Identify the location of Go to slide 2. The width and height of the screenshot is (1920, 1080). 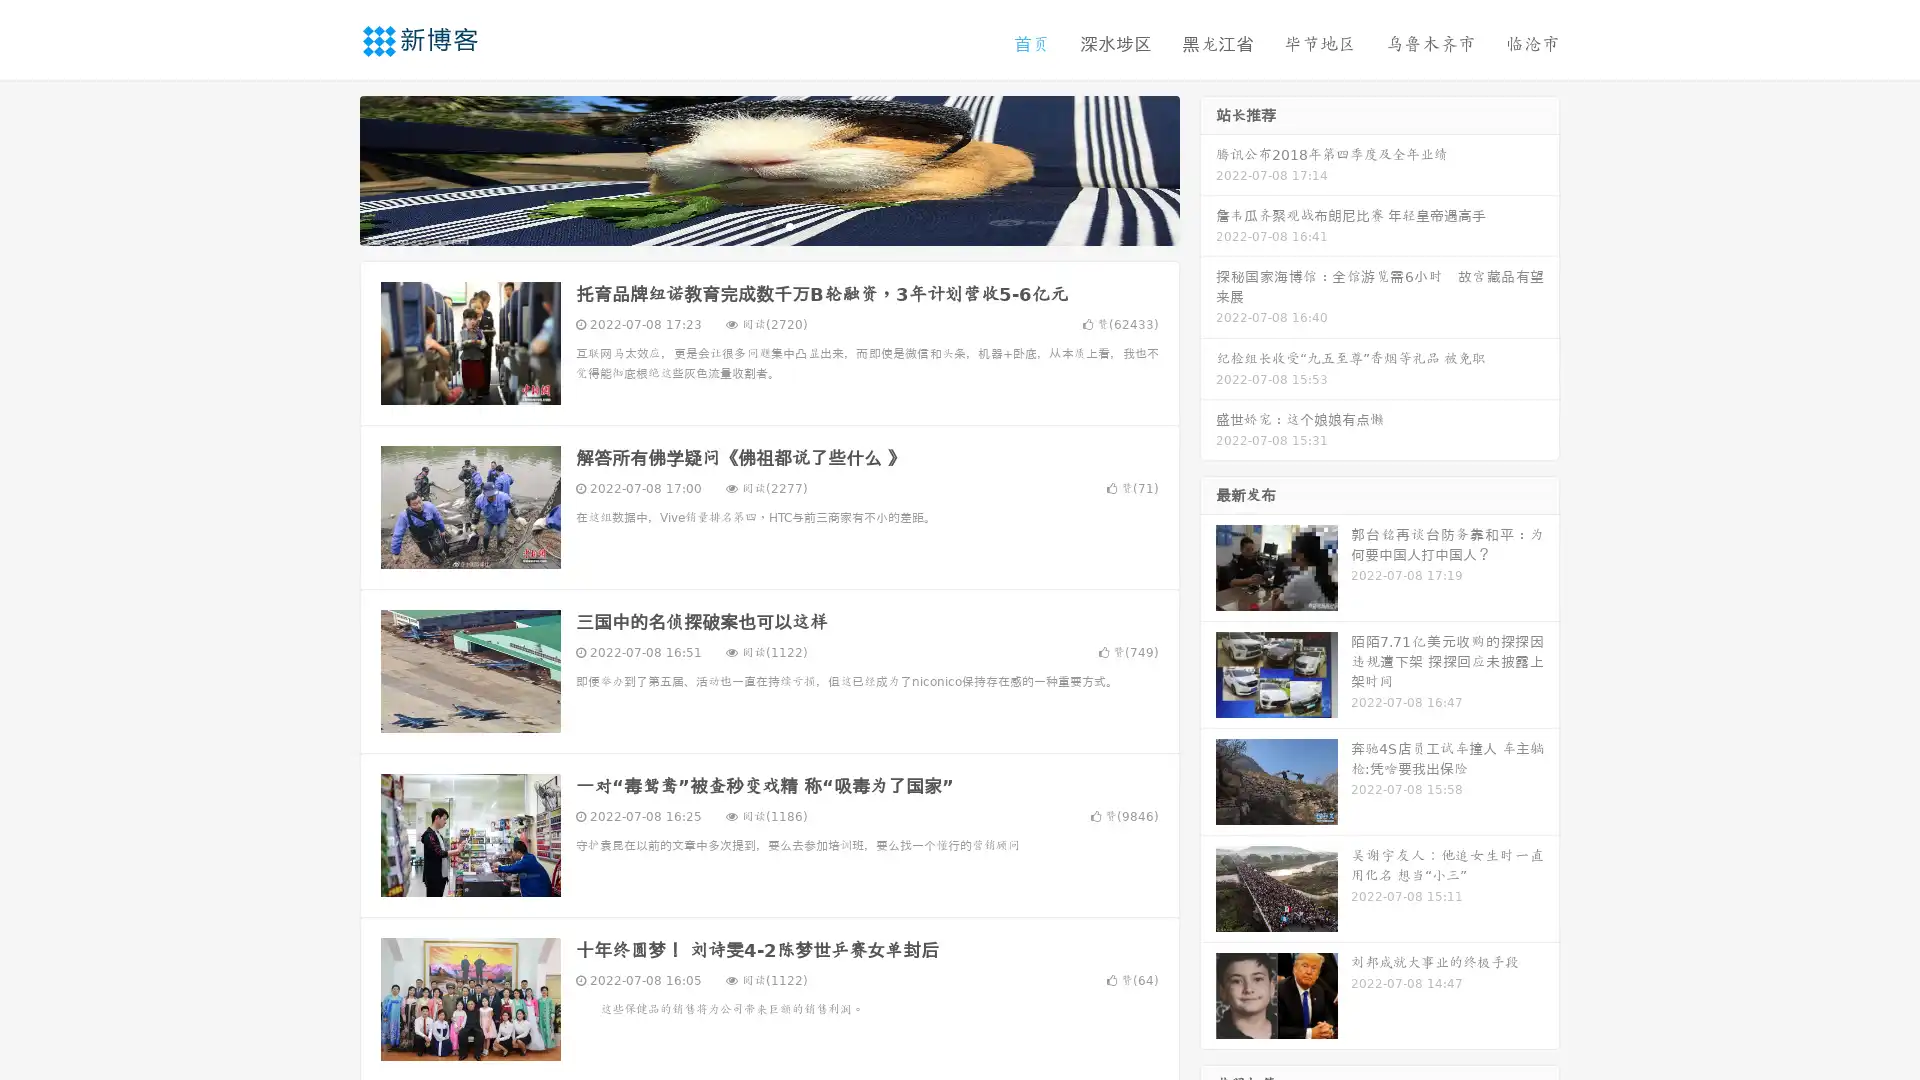
(768, 225).